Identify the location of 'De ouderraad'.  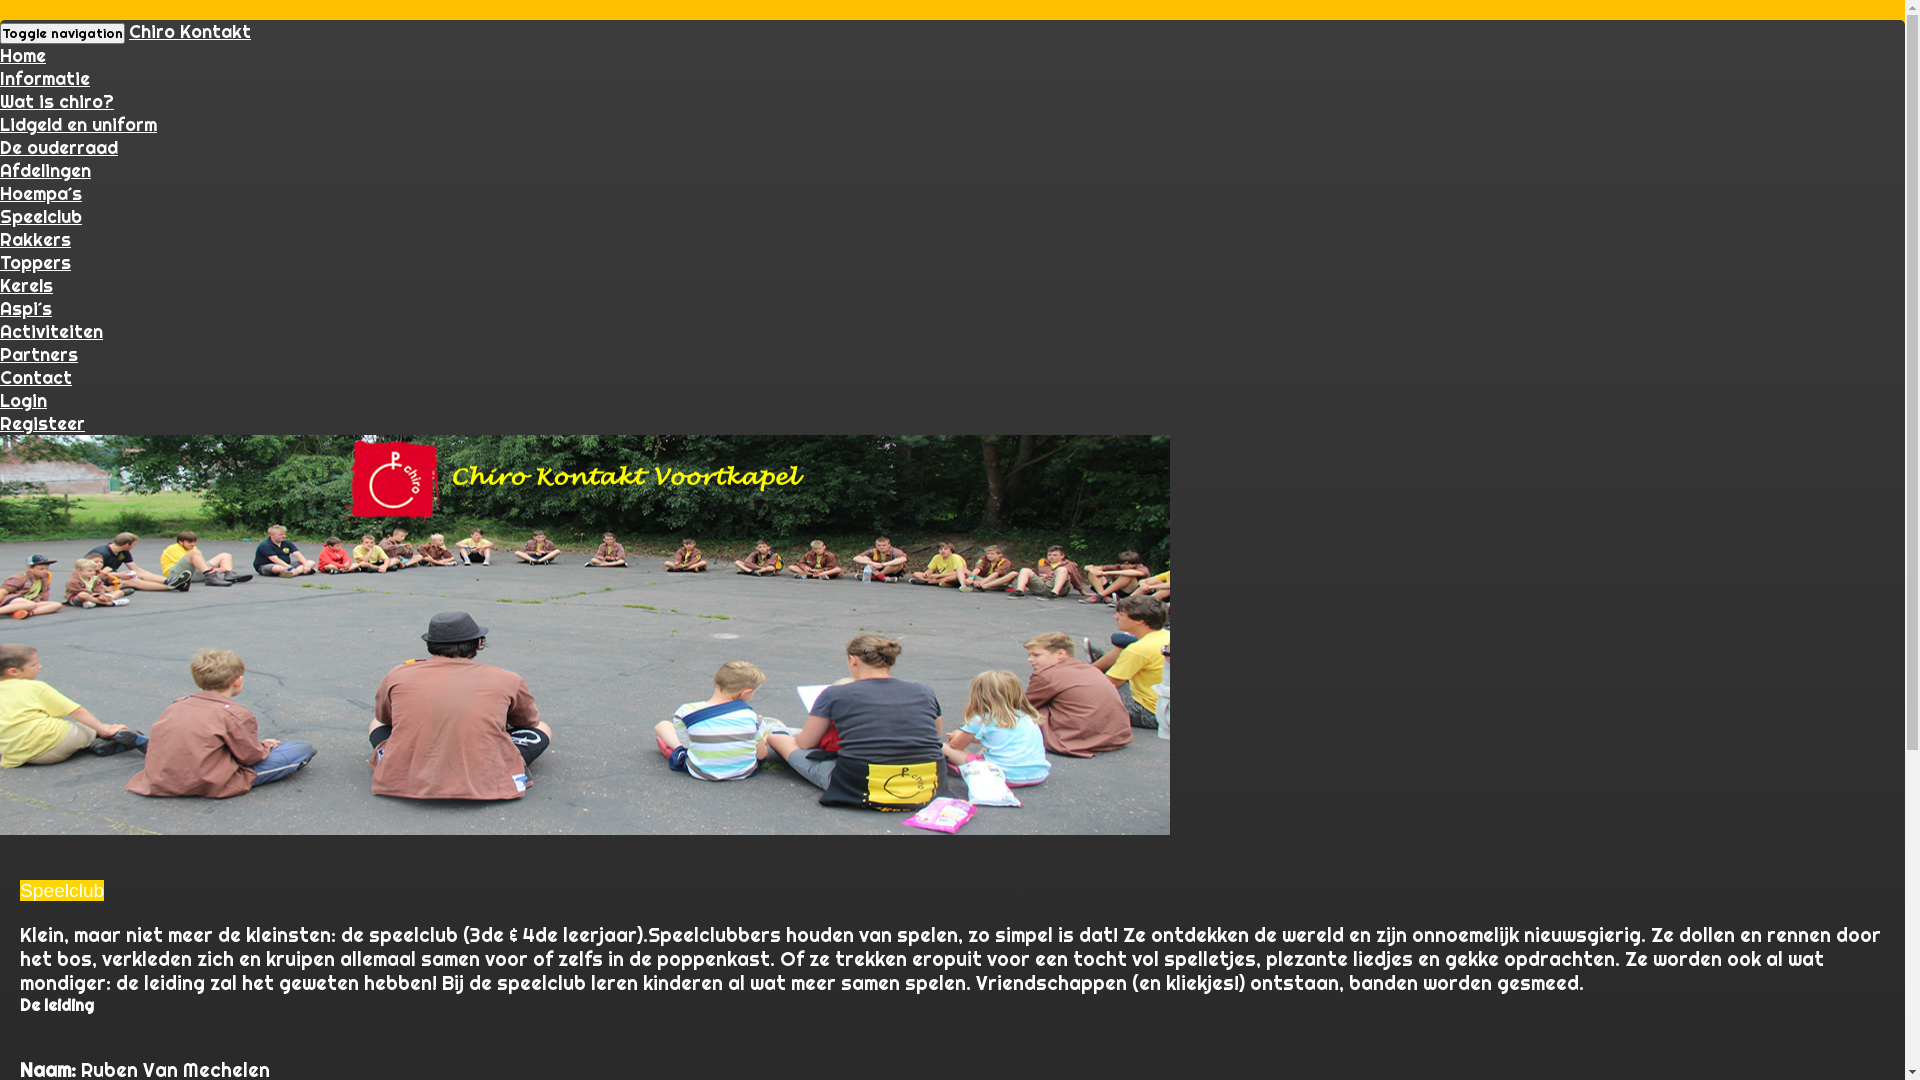
(58, 146).